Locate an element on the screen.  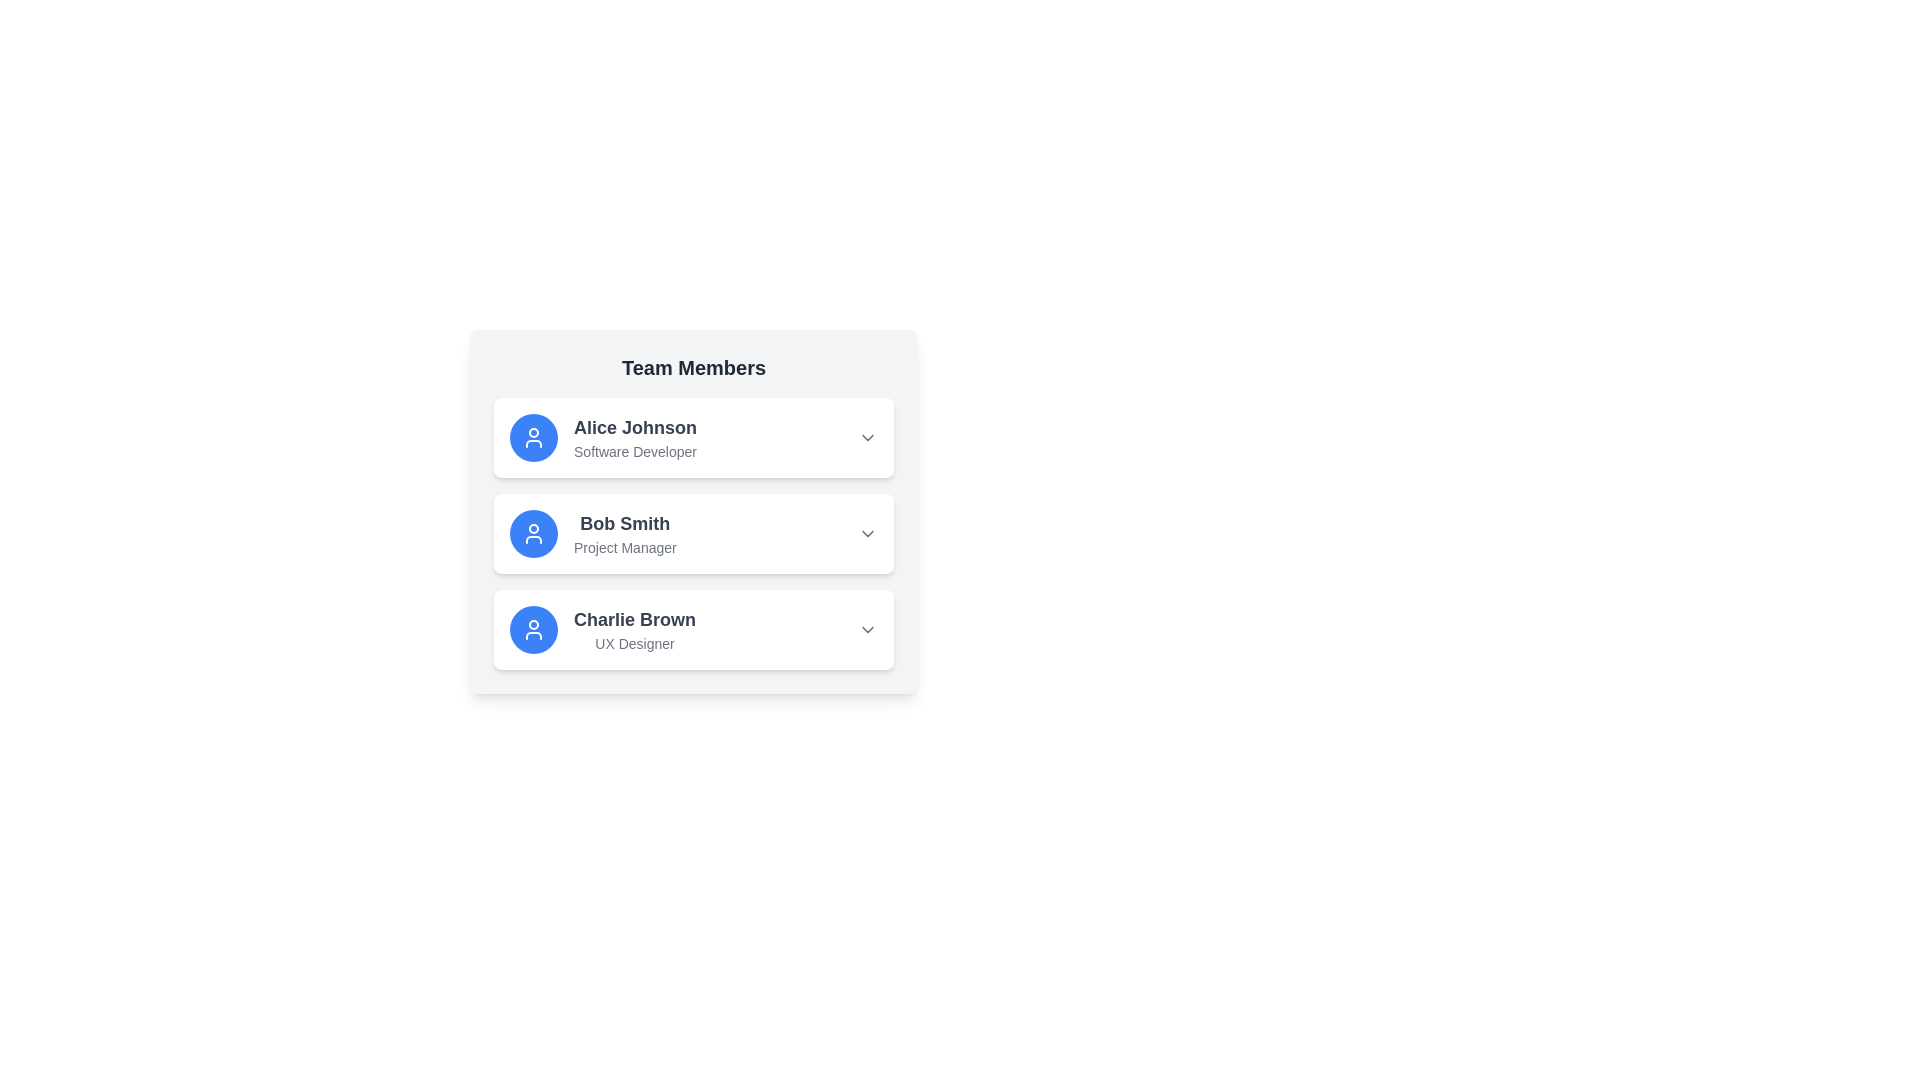
the user avatar icon, which is a circular icon with a white representation against a solid blue background, located to the left of the 'Bob Smith' label in the 'Team Members' list is located at coordinates (533, 437).